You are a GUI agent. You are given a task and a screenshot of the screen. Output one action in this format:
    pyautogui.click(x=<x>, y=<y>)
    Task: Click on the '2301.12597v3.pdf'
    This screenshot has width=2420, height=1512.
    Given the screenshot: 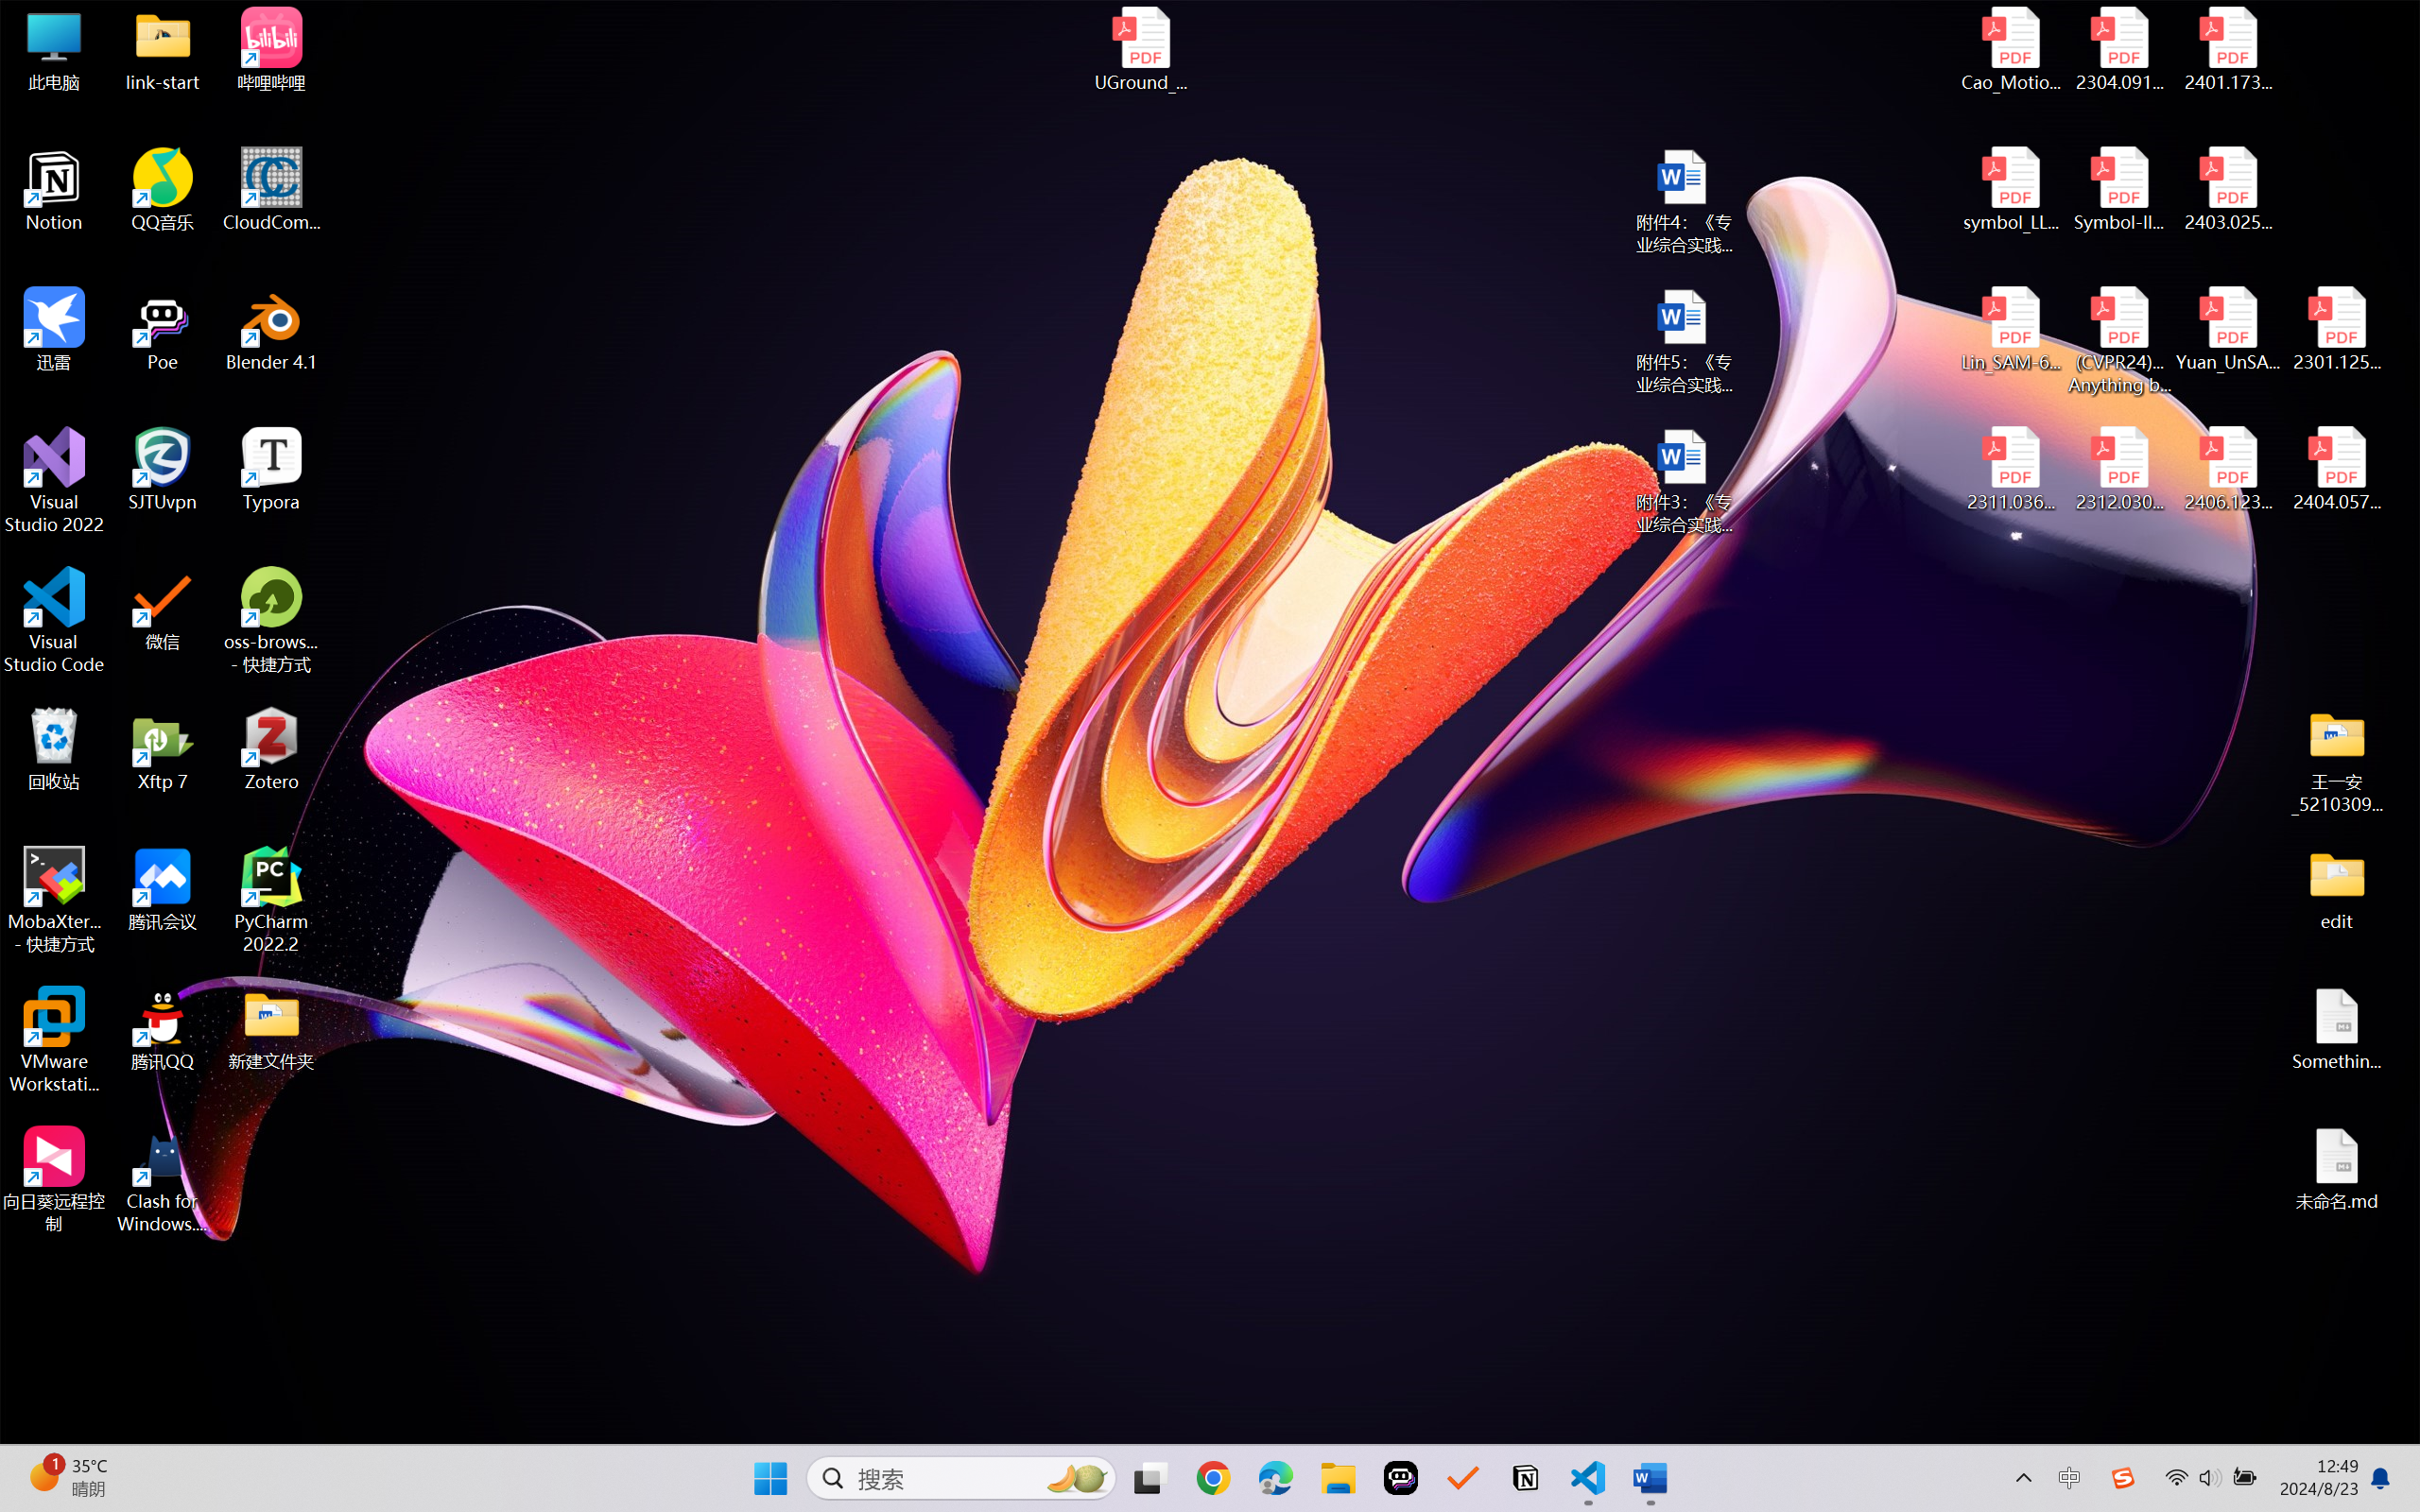 What is the action you would take?
    pyautogui.click(x=2335, y=328)
    